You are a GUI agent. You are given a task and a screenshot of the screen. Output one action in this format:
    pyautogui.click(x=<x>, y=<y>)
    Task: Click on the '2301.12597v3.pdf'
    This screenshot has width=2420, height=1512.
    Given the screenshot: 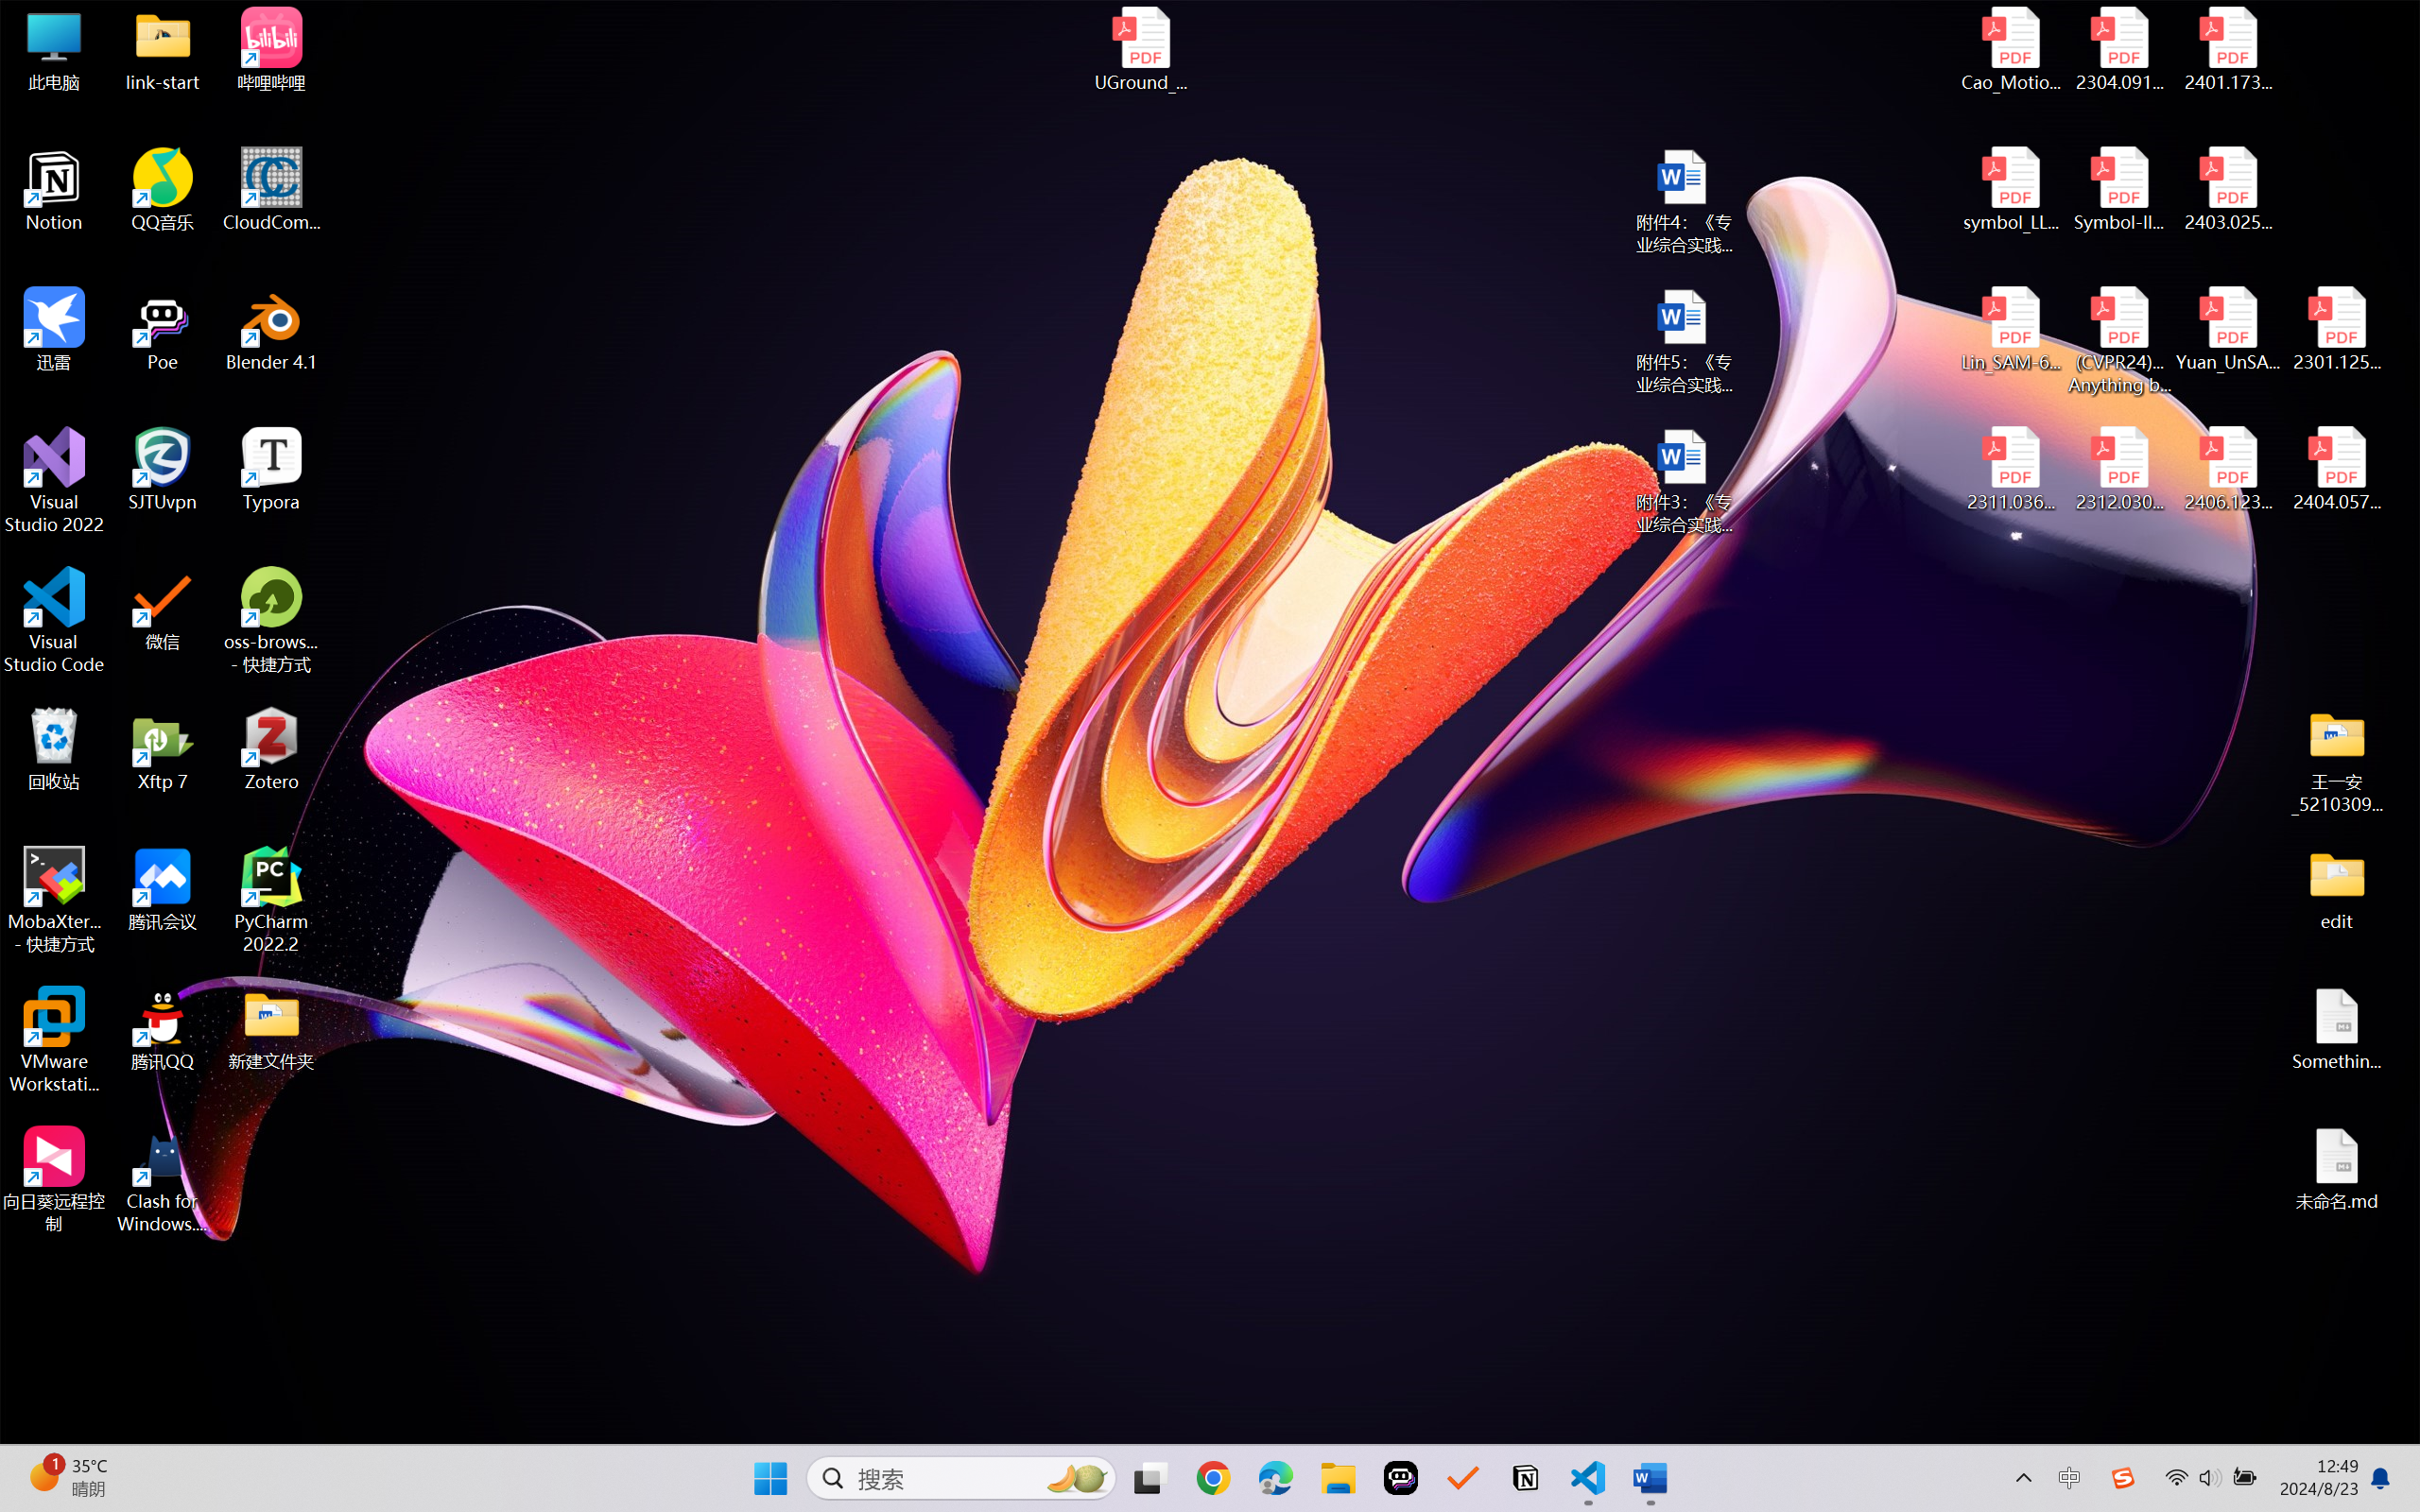 What is the action you would take?
    pyautogui.click(x=2335, y=328)
    